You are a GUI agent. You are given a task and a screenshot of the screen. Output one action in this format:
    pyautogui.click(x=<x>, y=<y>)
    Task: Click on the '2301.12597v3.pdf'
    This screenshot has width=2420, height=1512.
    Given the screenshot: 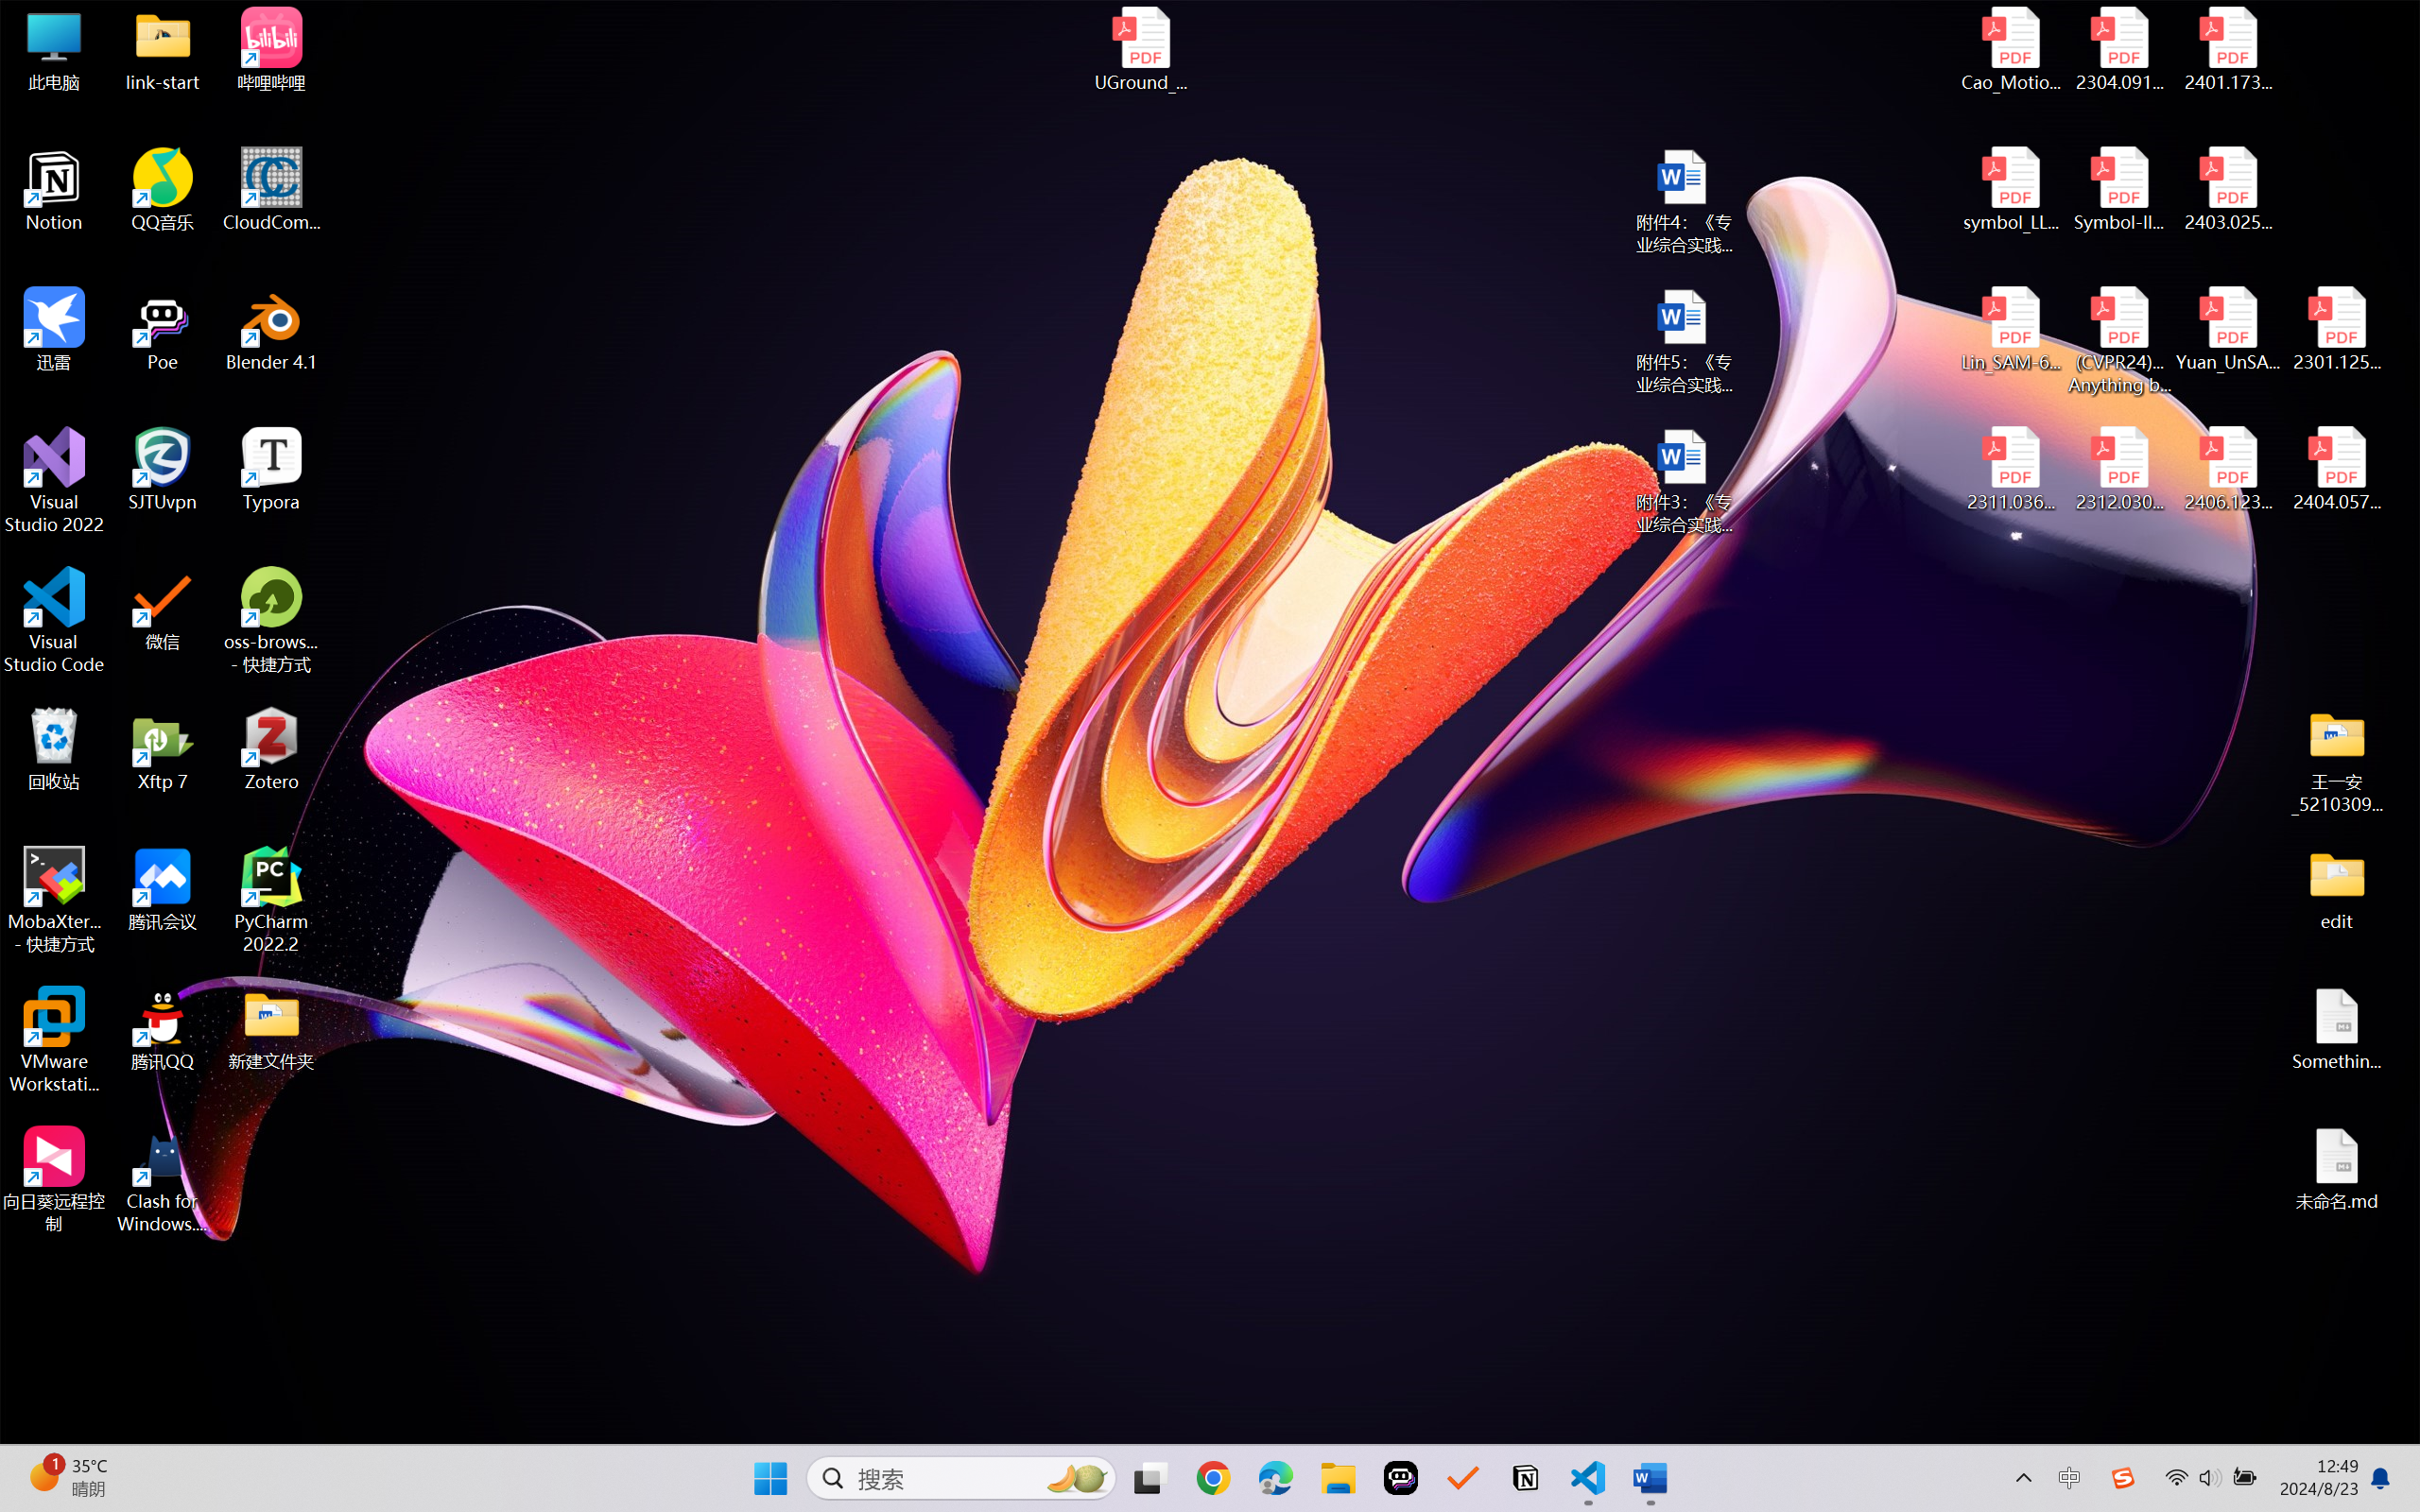 What is the action you would take?
    pyautogui.click(x=2335, y=328)
    